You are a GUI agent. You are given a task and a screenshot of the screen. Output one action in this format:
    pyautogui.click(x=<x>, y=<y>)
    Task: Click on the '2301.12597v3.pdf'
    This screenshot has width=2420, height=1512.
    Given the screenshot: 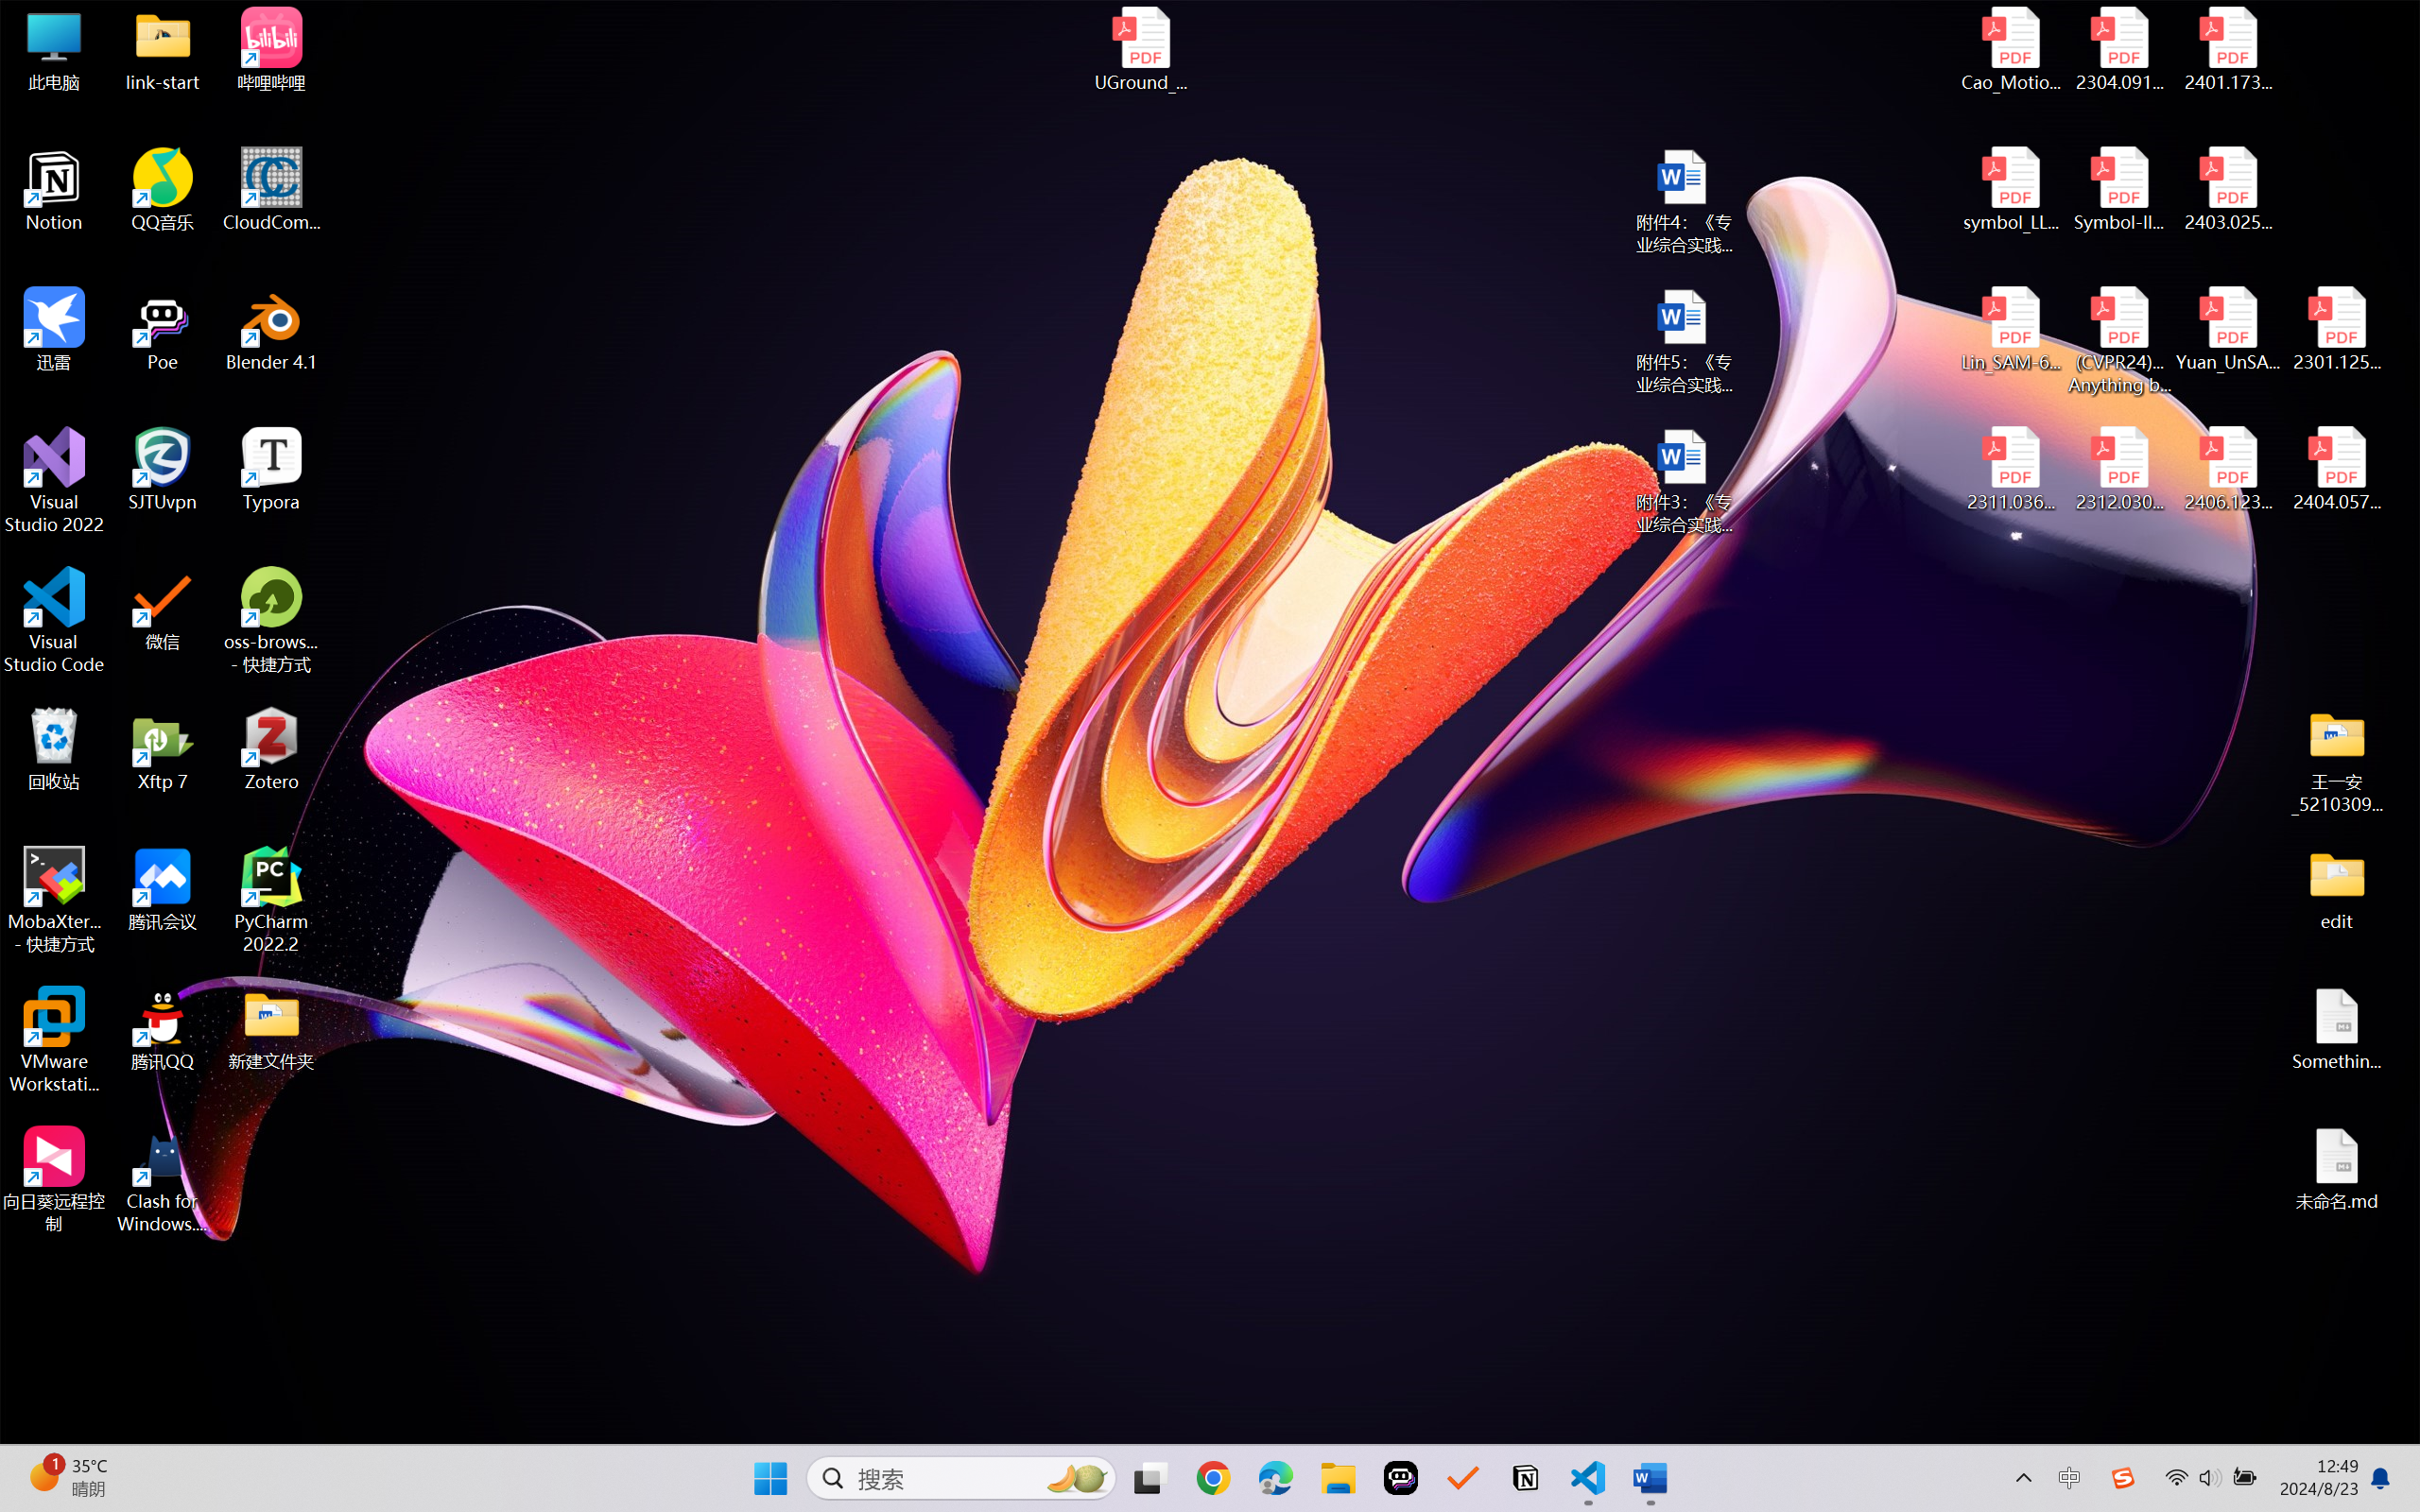 What is the action you would take?
    pyautogui.click(x=2335, y=328)
    